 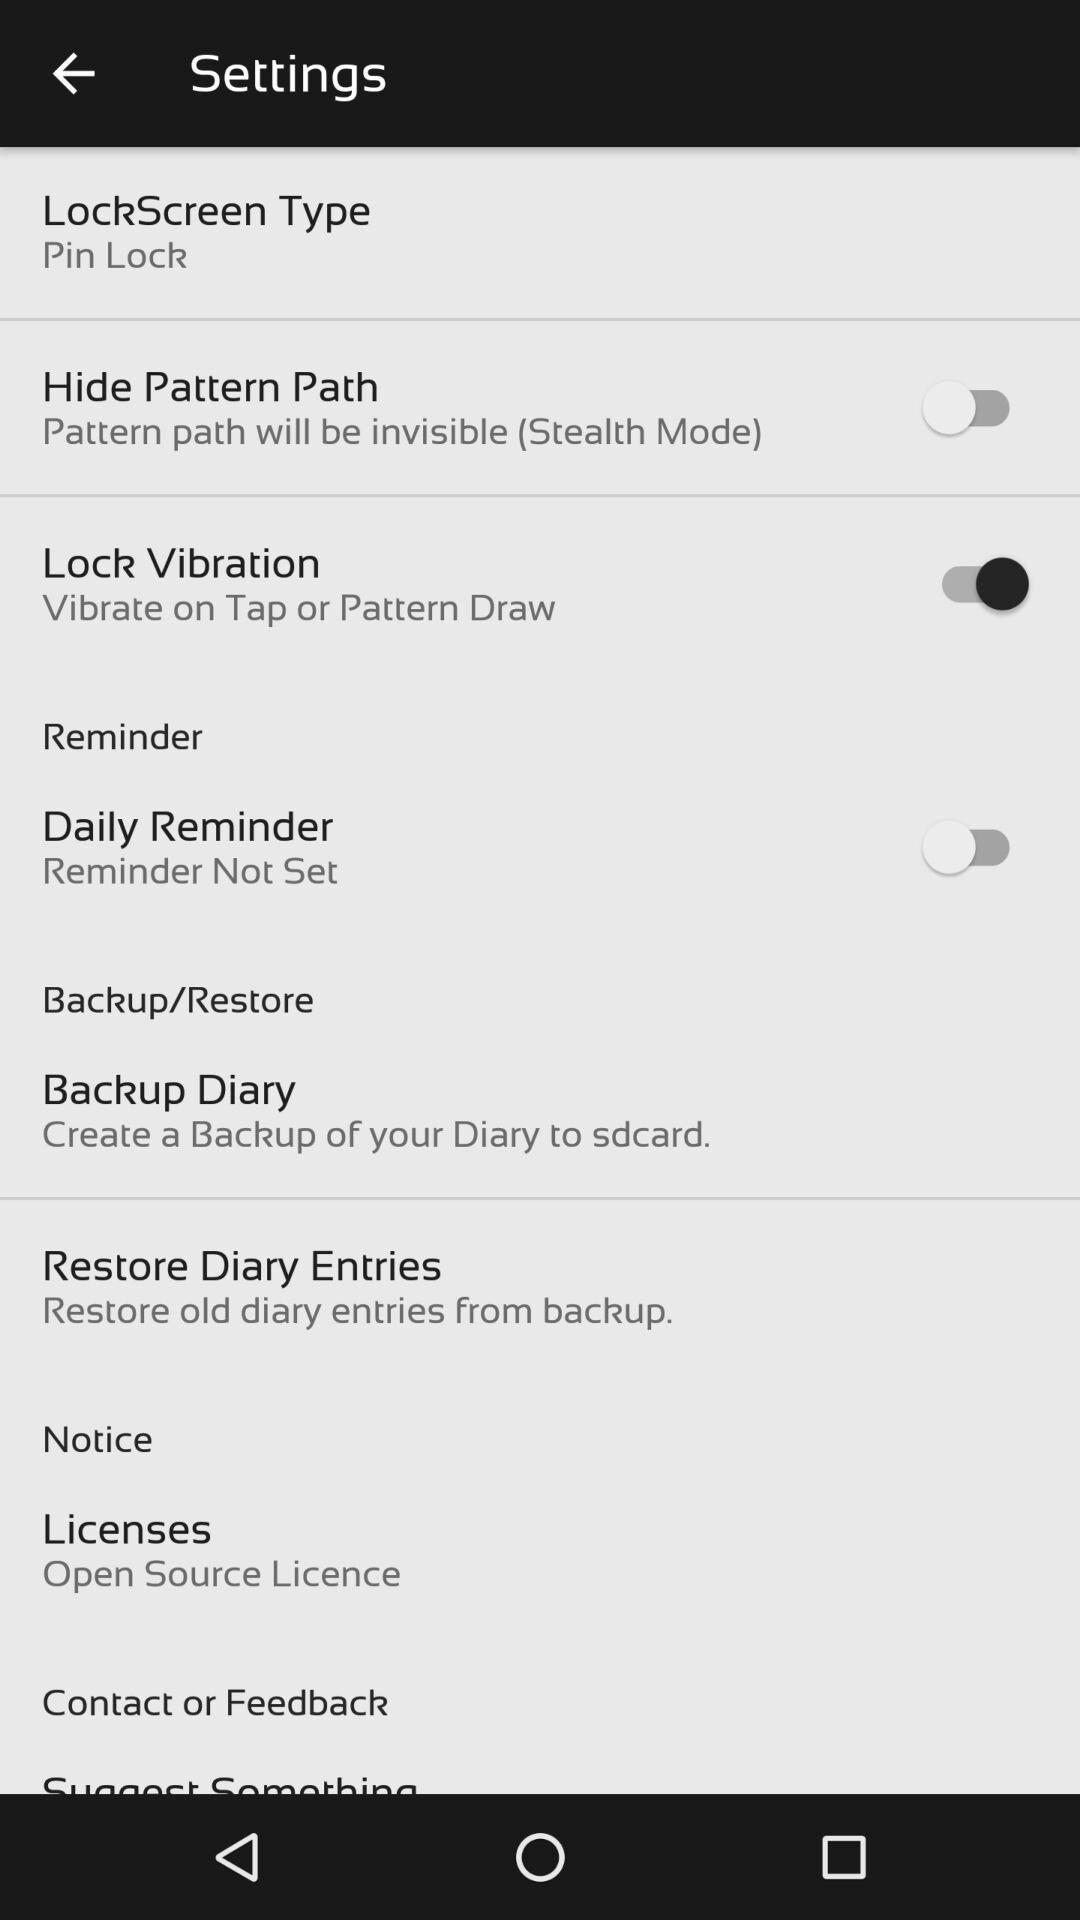 What do you see at coordinates (298, 606) in the screenshot?
I see `item above reminder icon` at bounding box center [298, 606].